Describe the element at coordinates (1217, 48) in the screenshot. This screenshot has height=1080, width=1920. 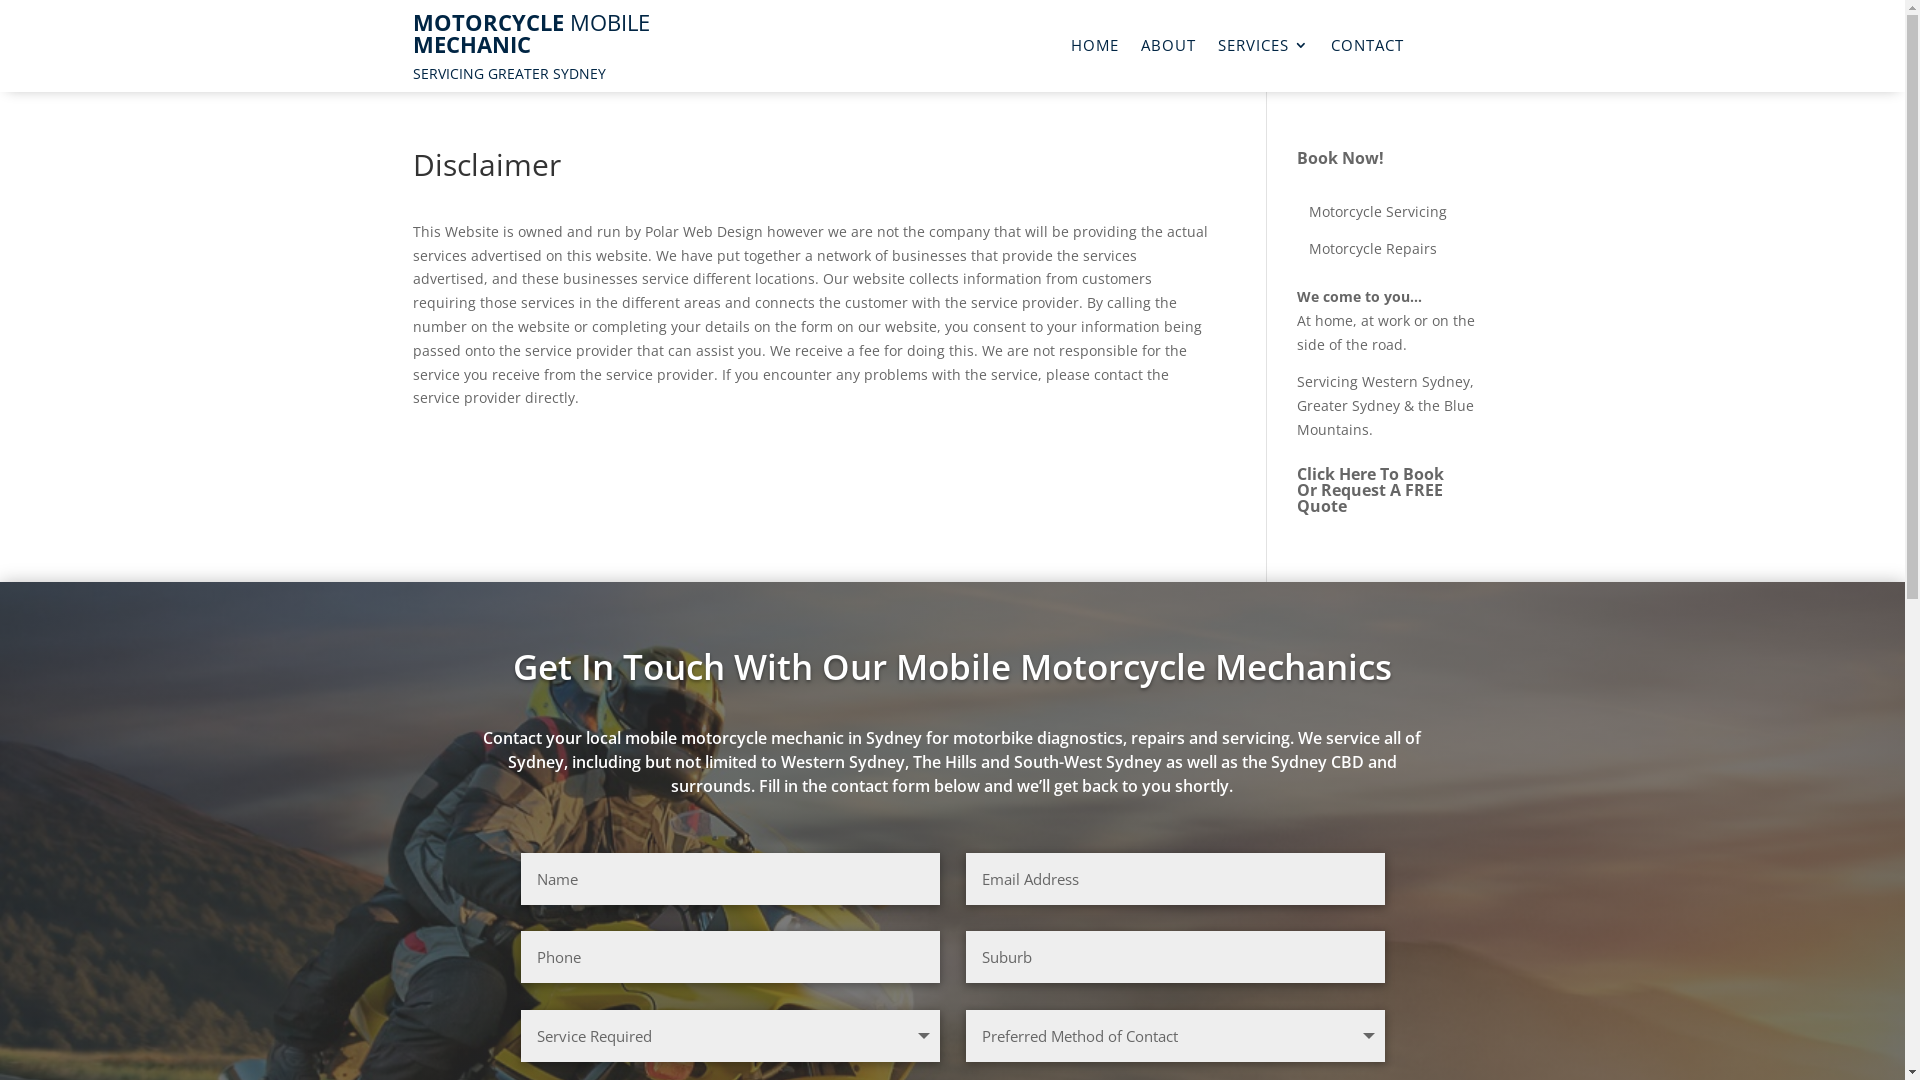
I see `'SERVICES'` at that location.